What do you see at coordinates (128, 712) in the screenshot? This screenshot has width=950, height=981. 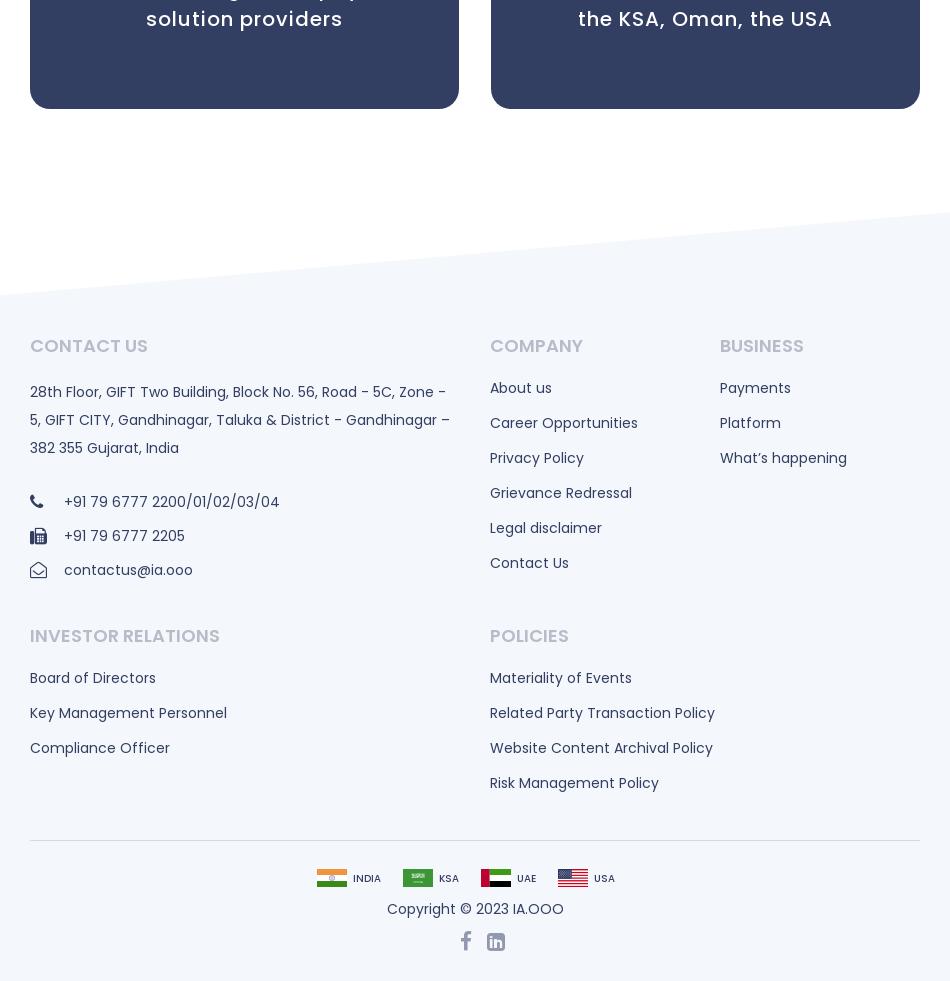 I see `'Key Management Personnel'` at bounding box center [128, 712].